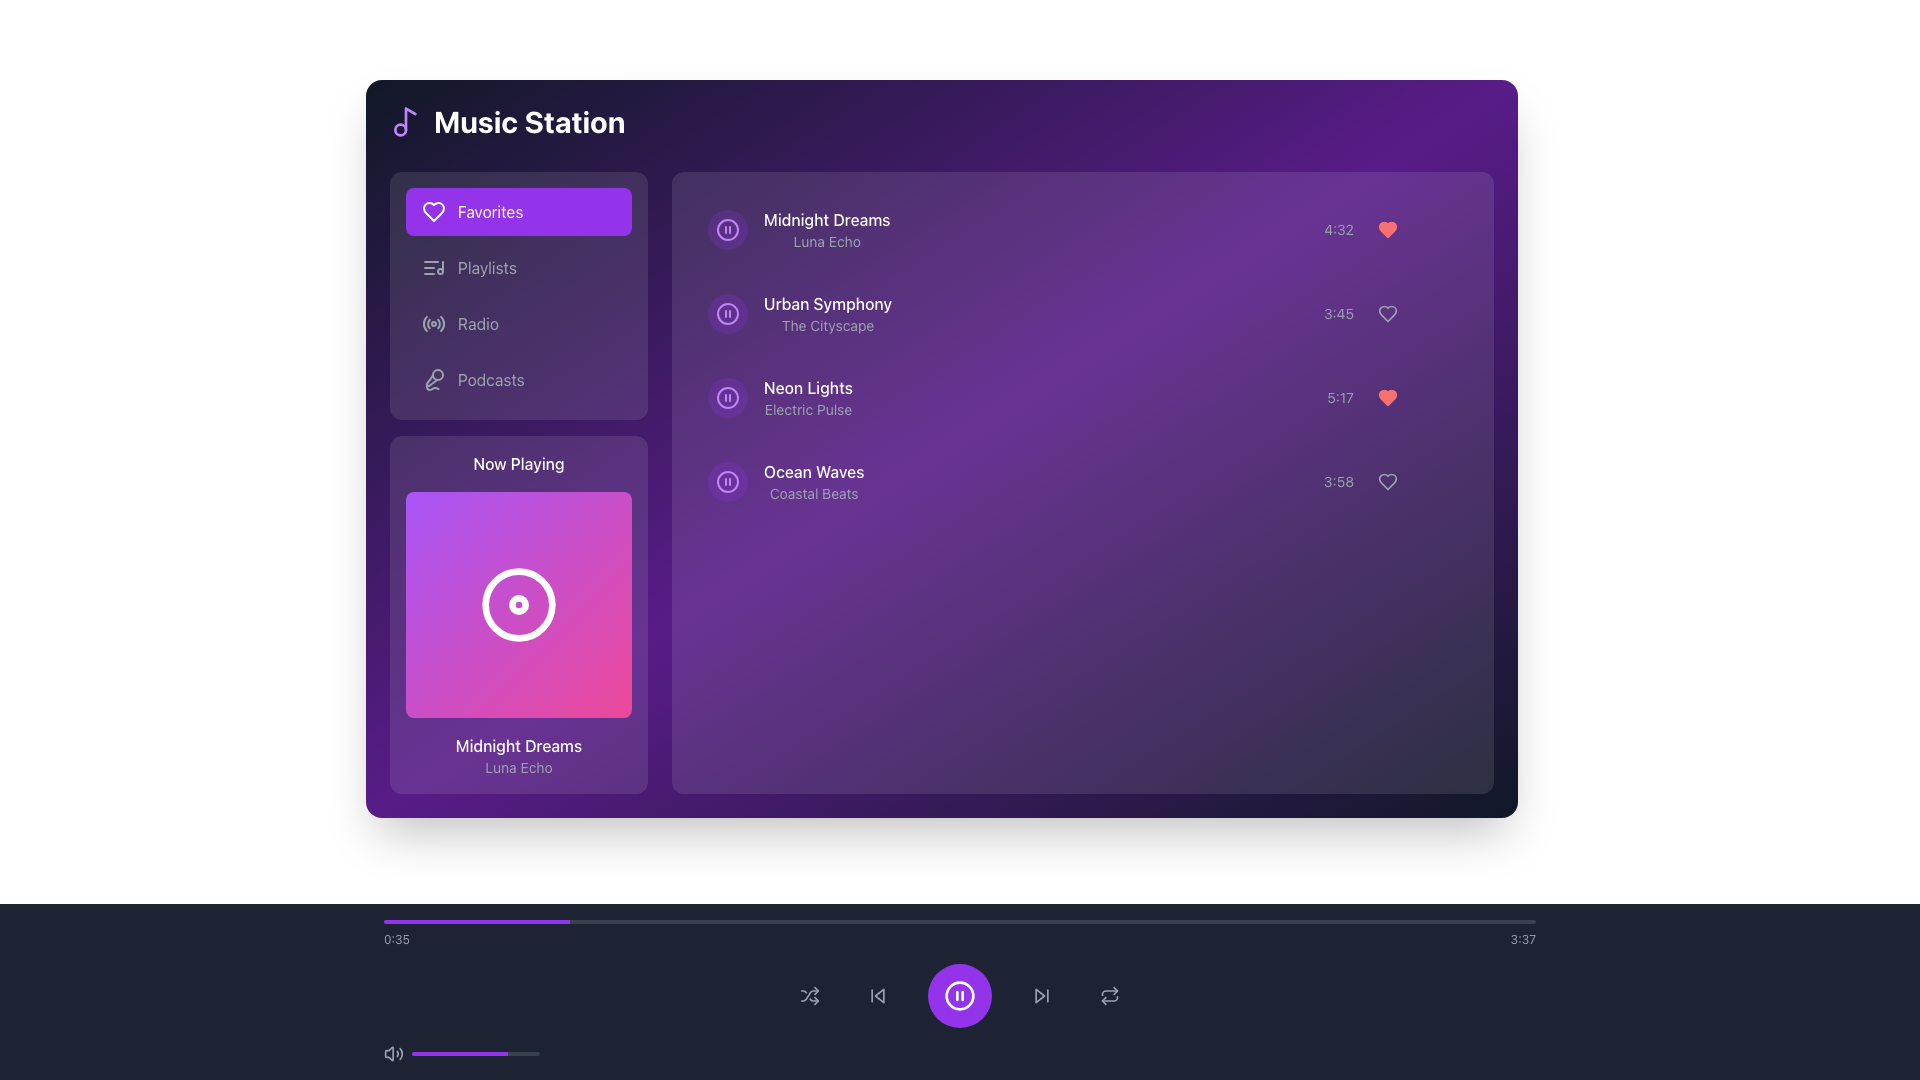 The width and height of the screenshot is (1920, 1080). I want to click on playback position, so click(1227, 921).